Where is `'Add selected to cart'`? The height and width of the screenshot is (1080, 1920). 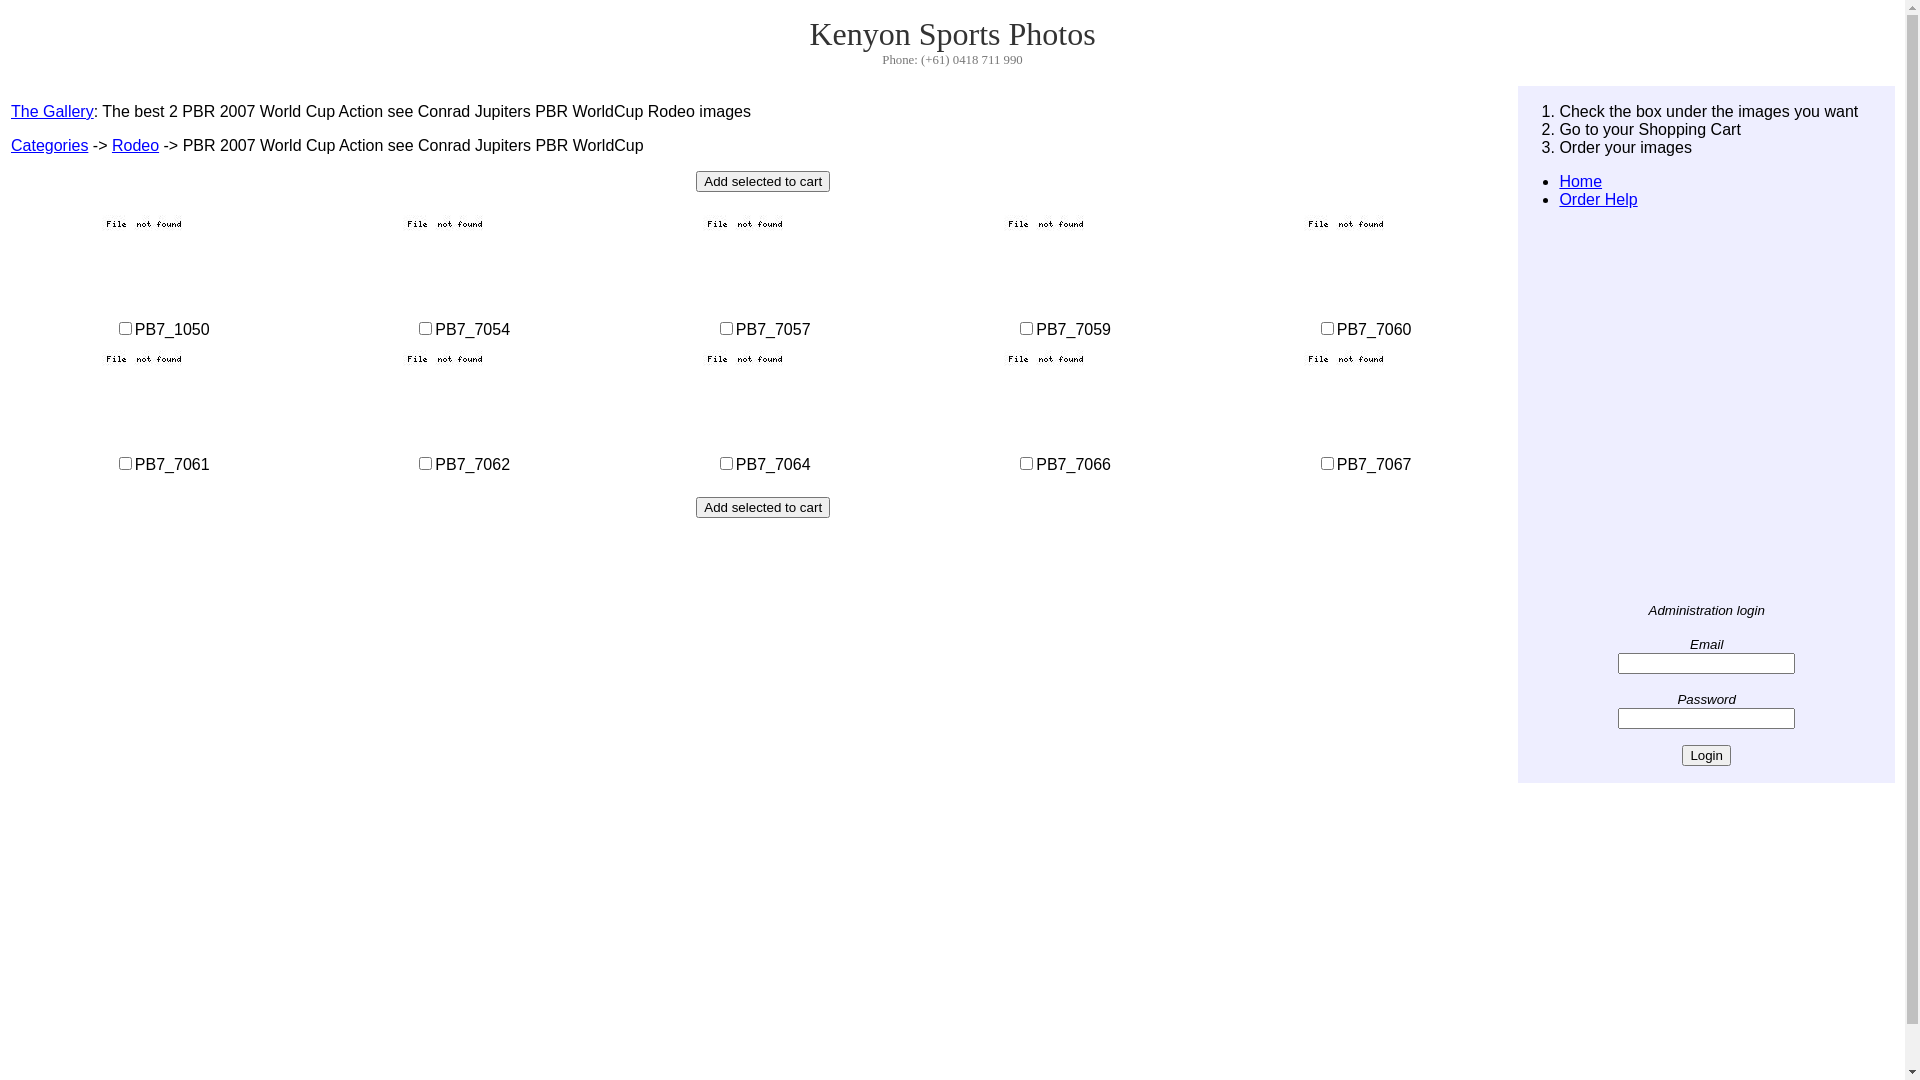 'Add selected to cart' is located at coordinates (762, 506).